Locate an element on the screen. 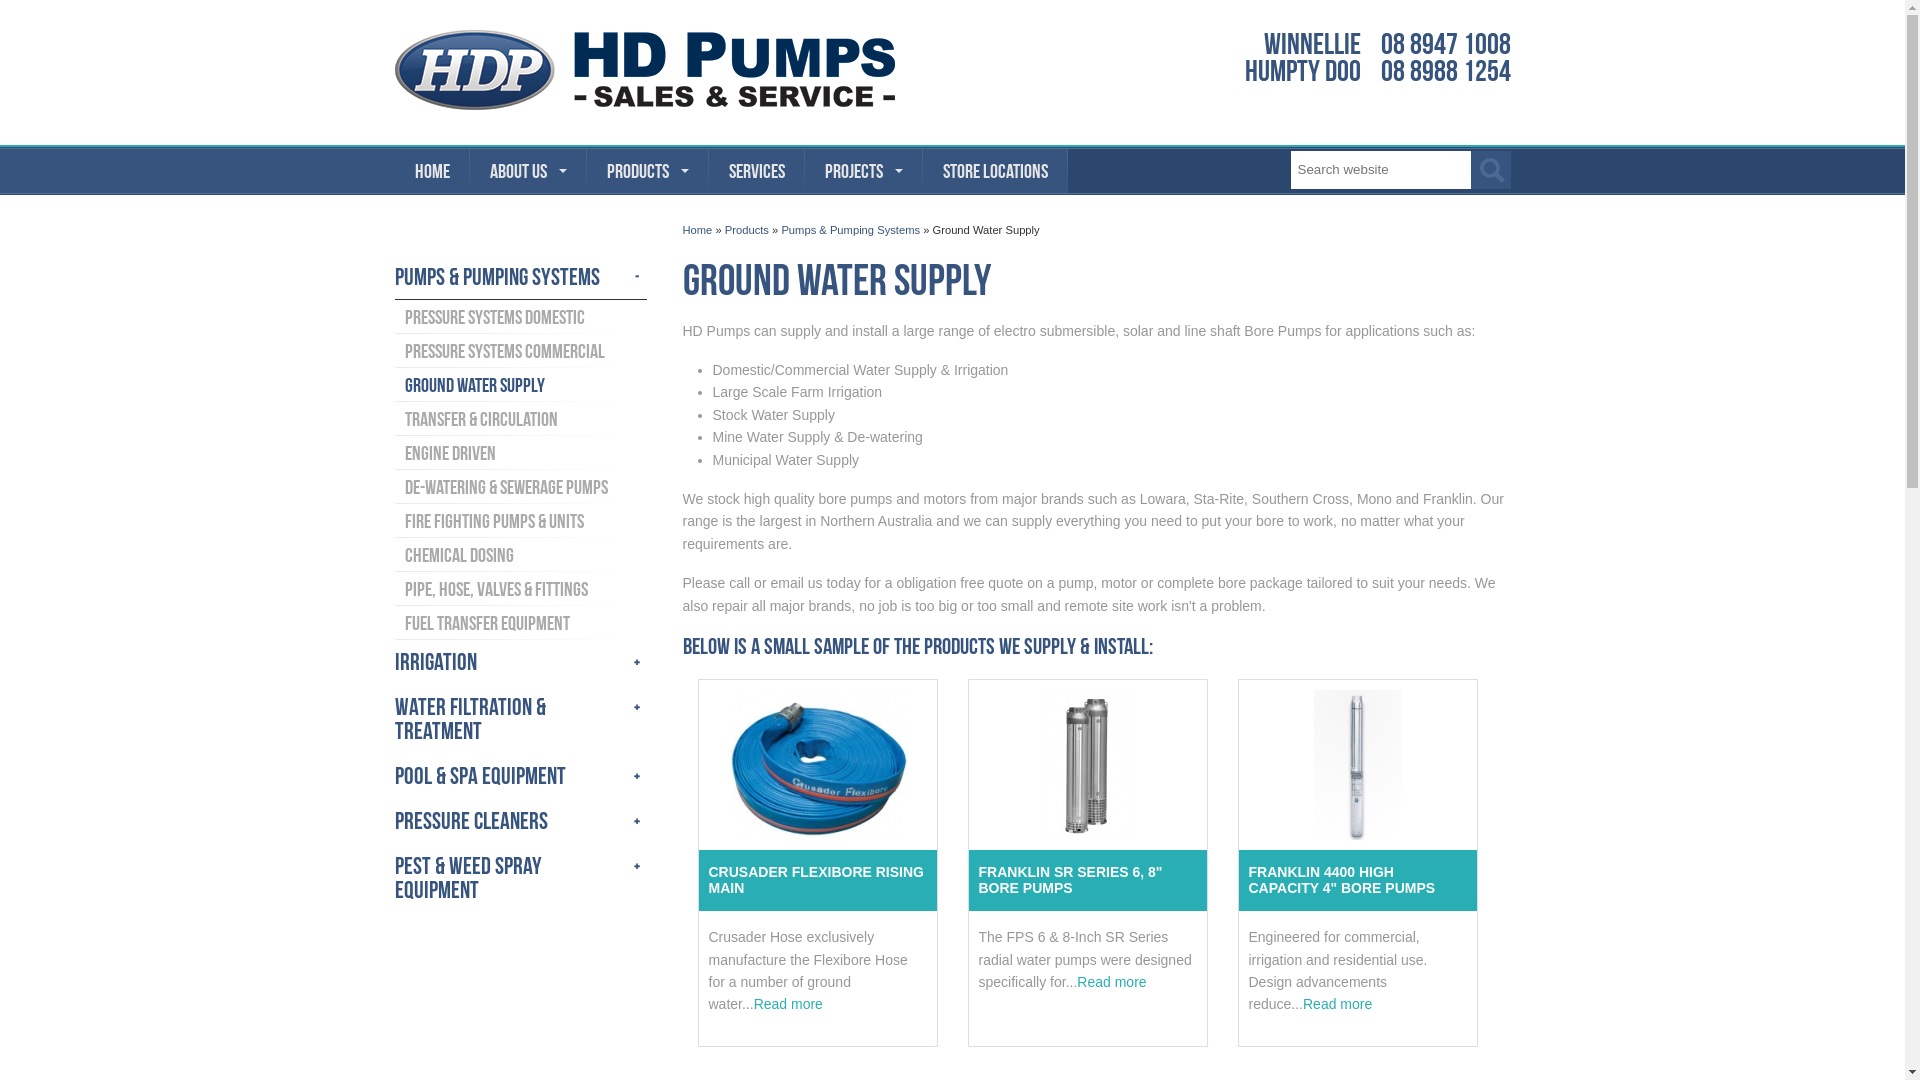 The height and width of the screenshot is (1080, 1920). 'PRESSURE SYSTEMS COMMERCIAL' is located at coordinates (519, 350).